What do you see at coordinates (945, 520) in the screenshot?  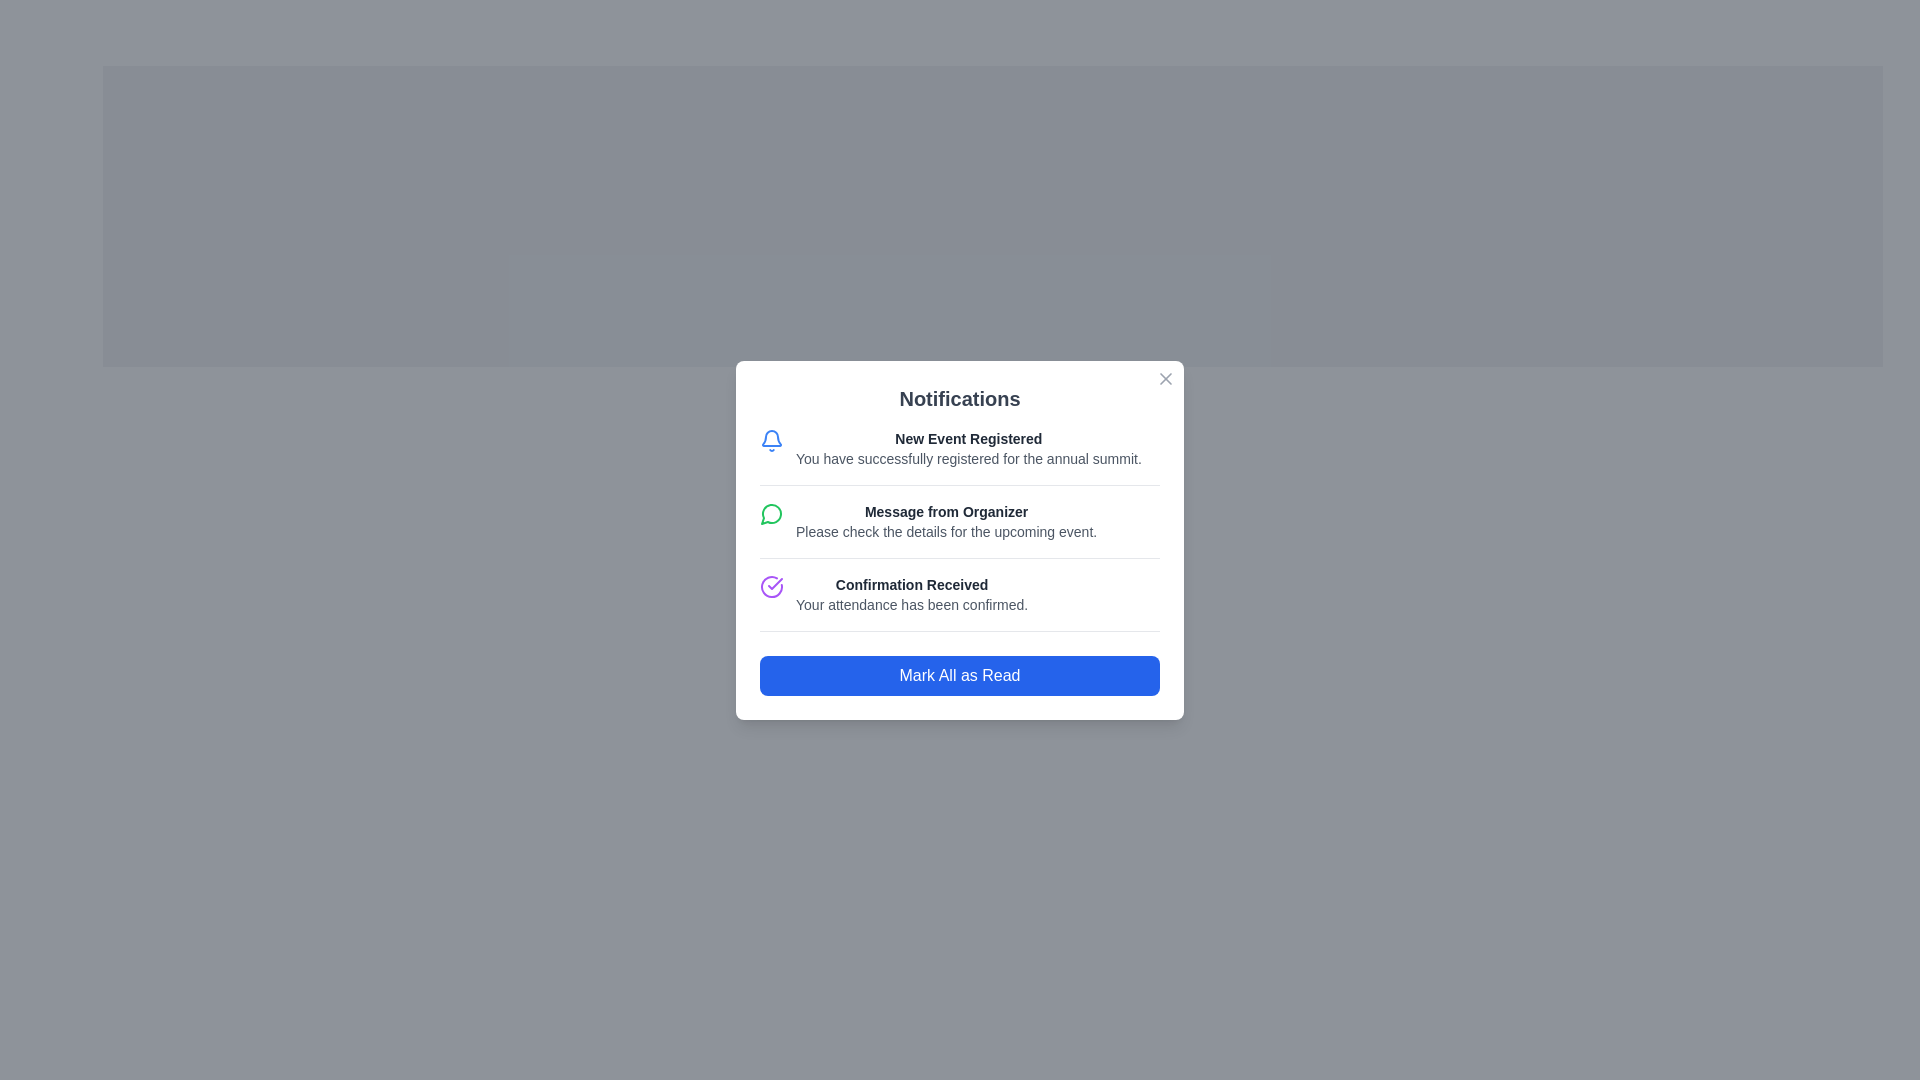 I see `the text block conveying the message from the organizer located in the notifications popup window, specifically positioned between 'New Event Registered' and 'Confirmation Received'` at bounding box center [945, 520].